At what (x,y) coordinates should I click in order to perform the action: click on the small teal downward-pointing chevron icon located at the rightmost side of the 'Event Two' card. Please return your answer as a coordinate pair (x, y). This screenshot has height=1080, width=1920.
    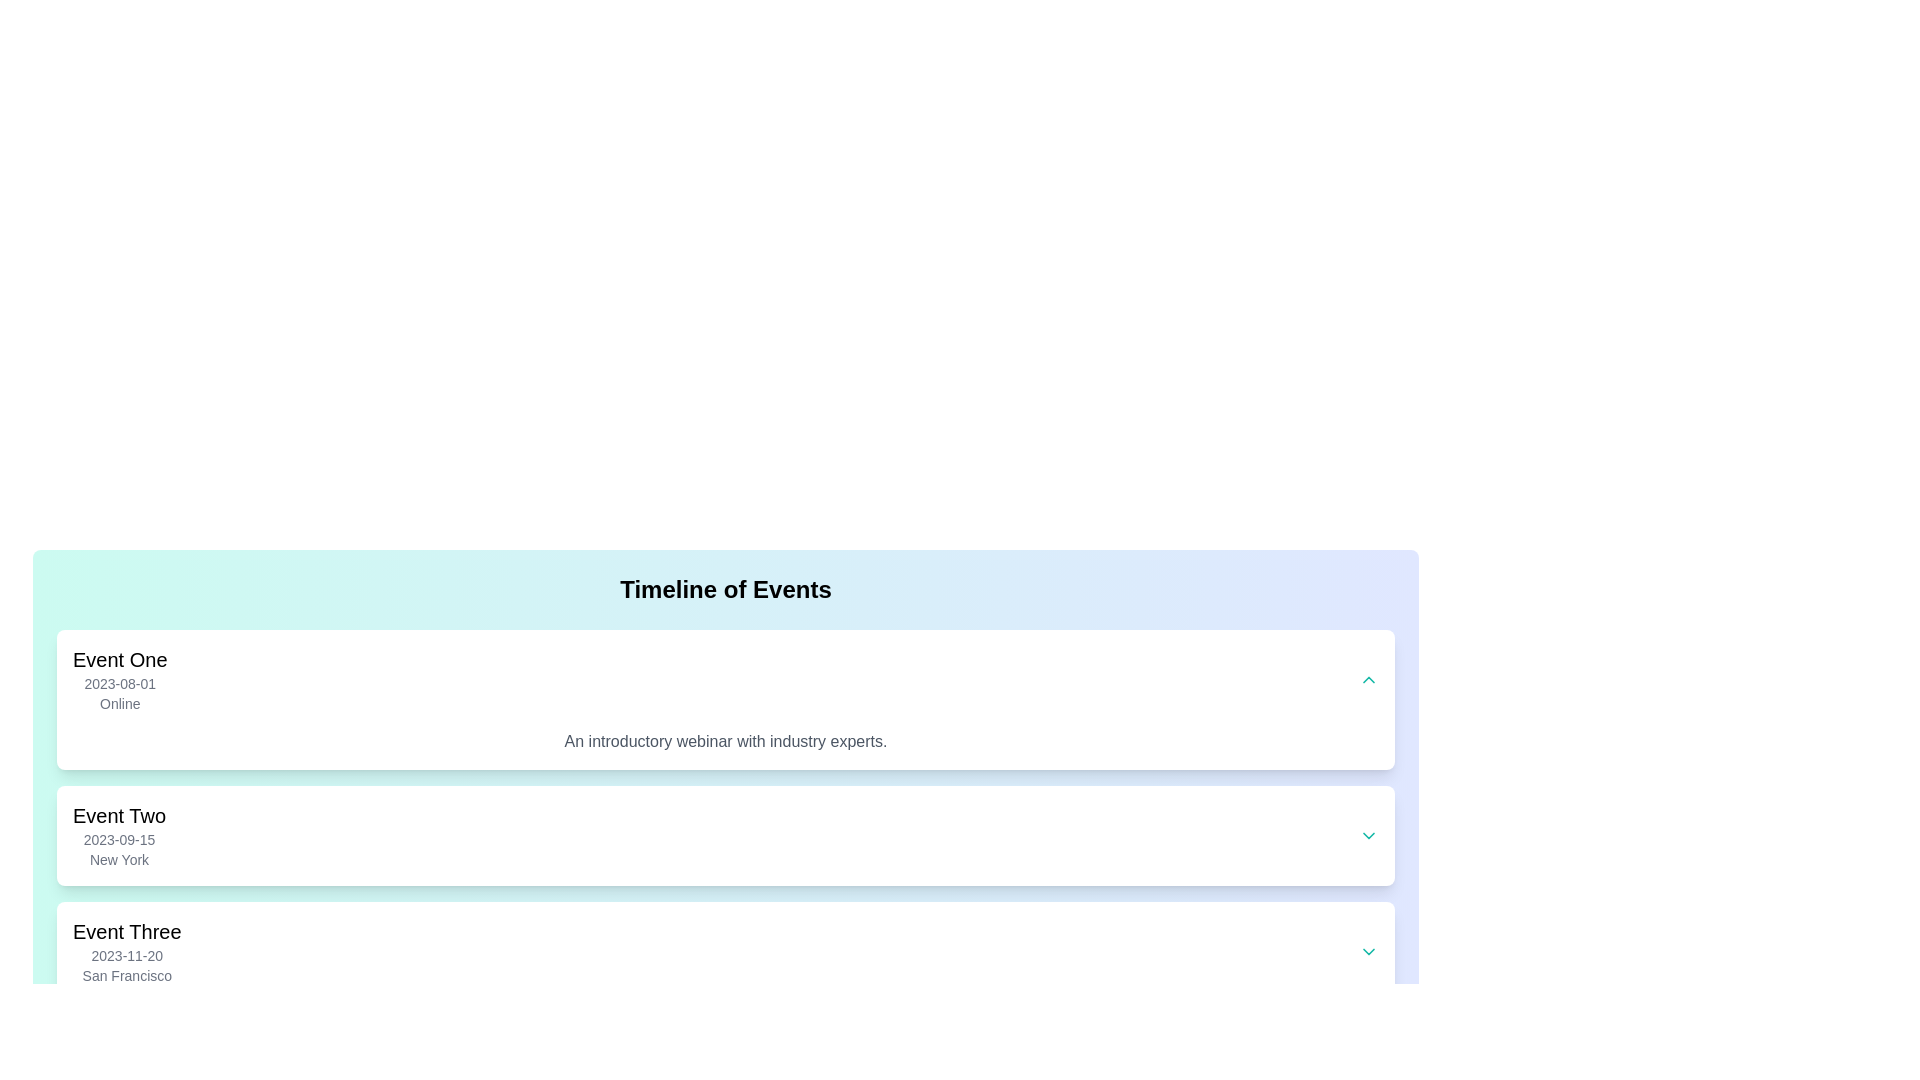
    Looking at the image, I should click on (1367, 836).